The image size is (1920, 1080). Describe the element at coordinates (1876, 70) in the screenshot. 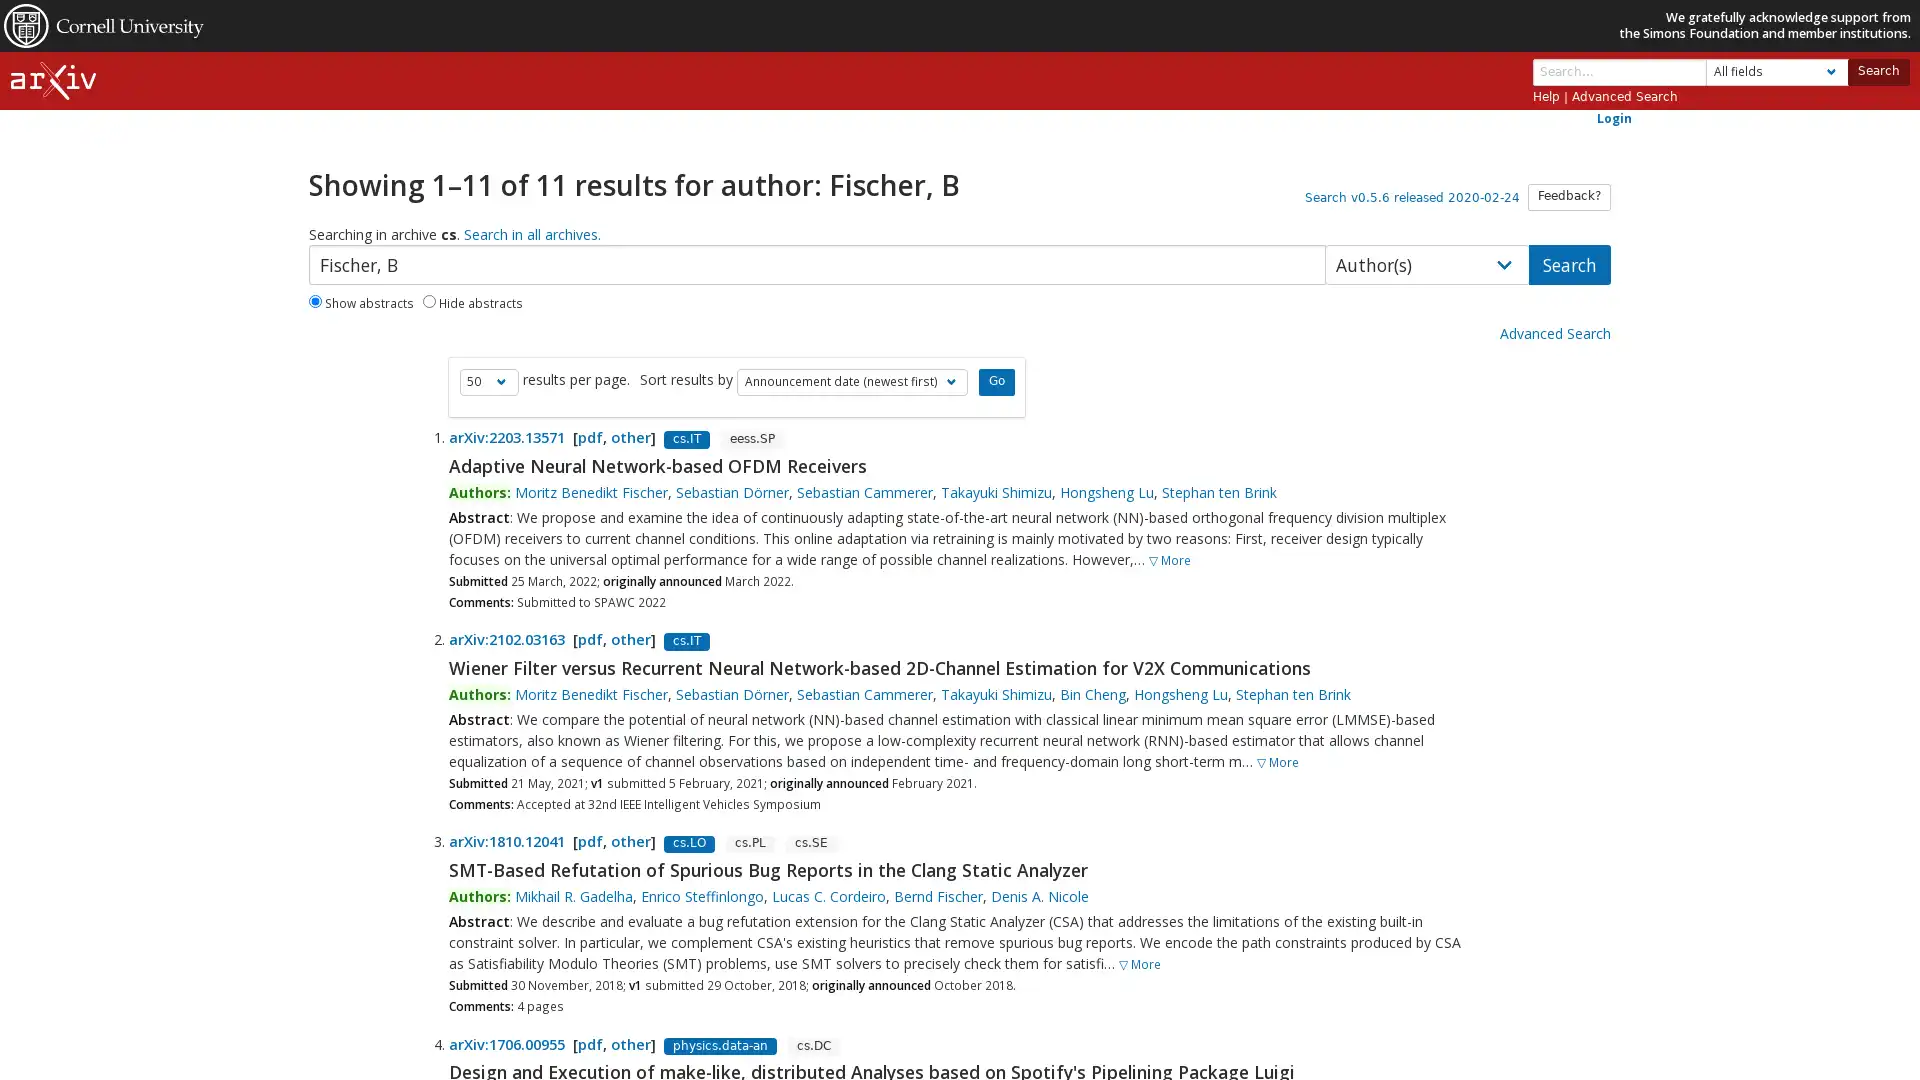

I see `Search` at that location.